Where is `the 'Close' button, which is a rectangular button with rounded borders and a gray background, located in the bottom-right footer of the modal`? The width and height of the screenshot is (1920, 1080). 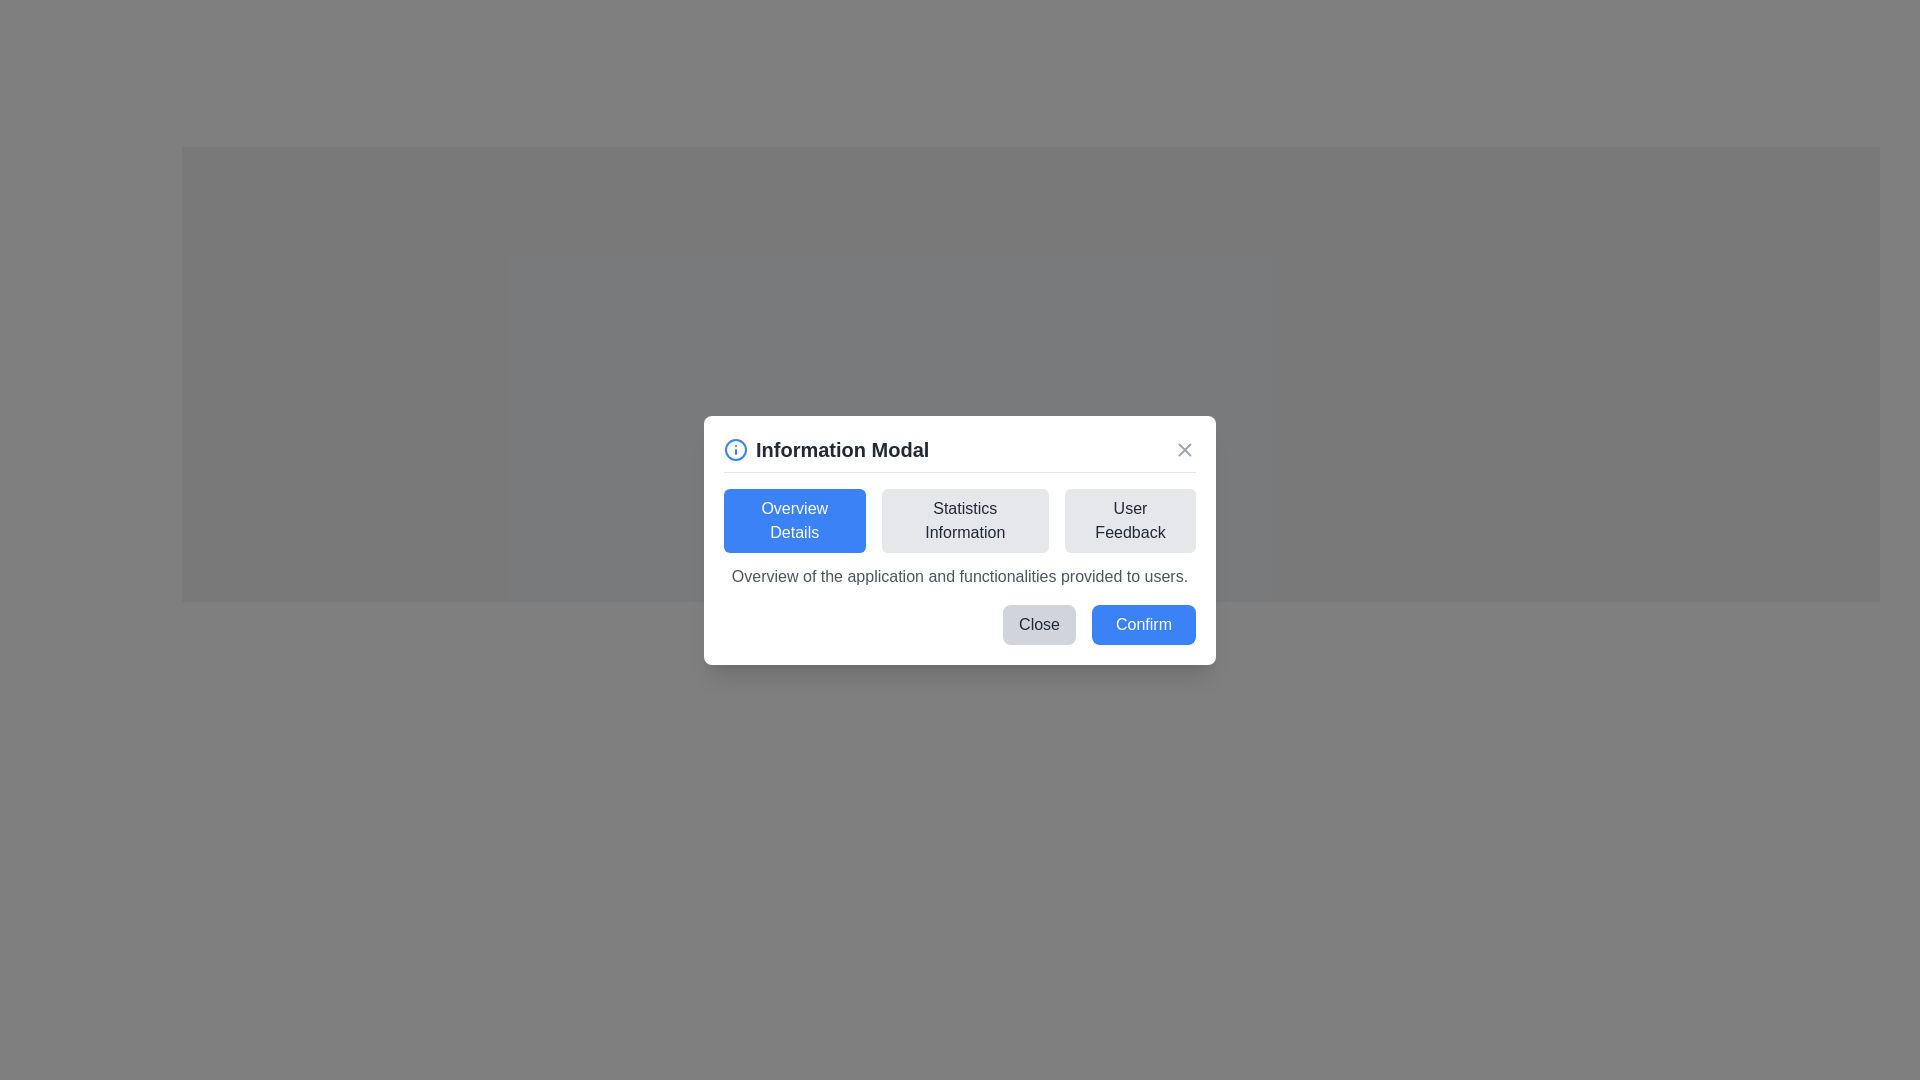
the 'Close' button, which is a rectangular button with rounded borders and a gray background, located in the bottom-right footer of the modal is located at coordinates (1039, 623).